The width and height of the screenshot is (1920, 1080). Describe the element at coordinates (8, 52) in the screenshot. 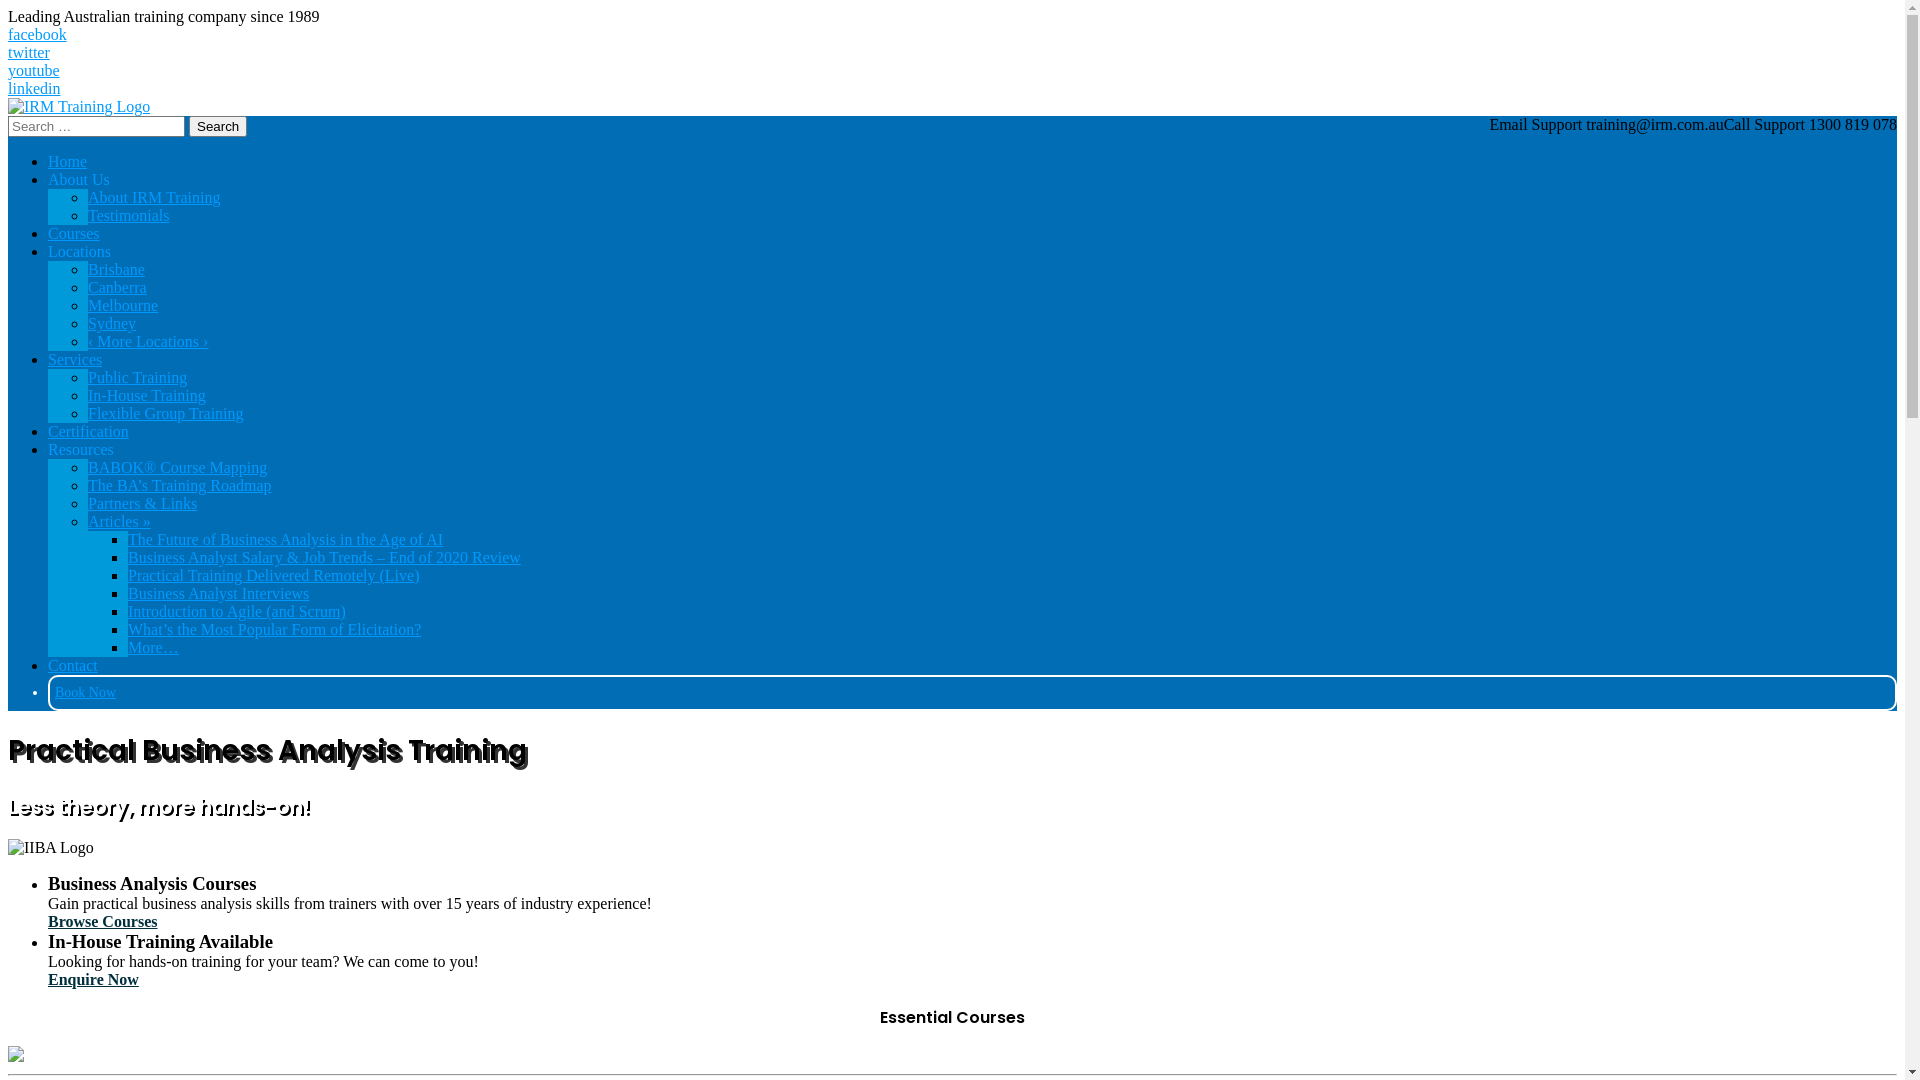

I see `'twitter'` at that location.